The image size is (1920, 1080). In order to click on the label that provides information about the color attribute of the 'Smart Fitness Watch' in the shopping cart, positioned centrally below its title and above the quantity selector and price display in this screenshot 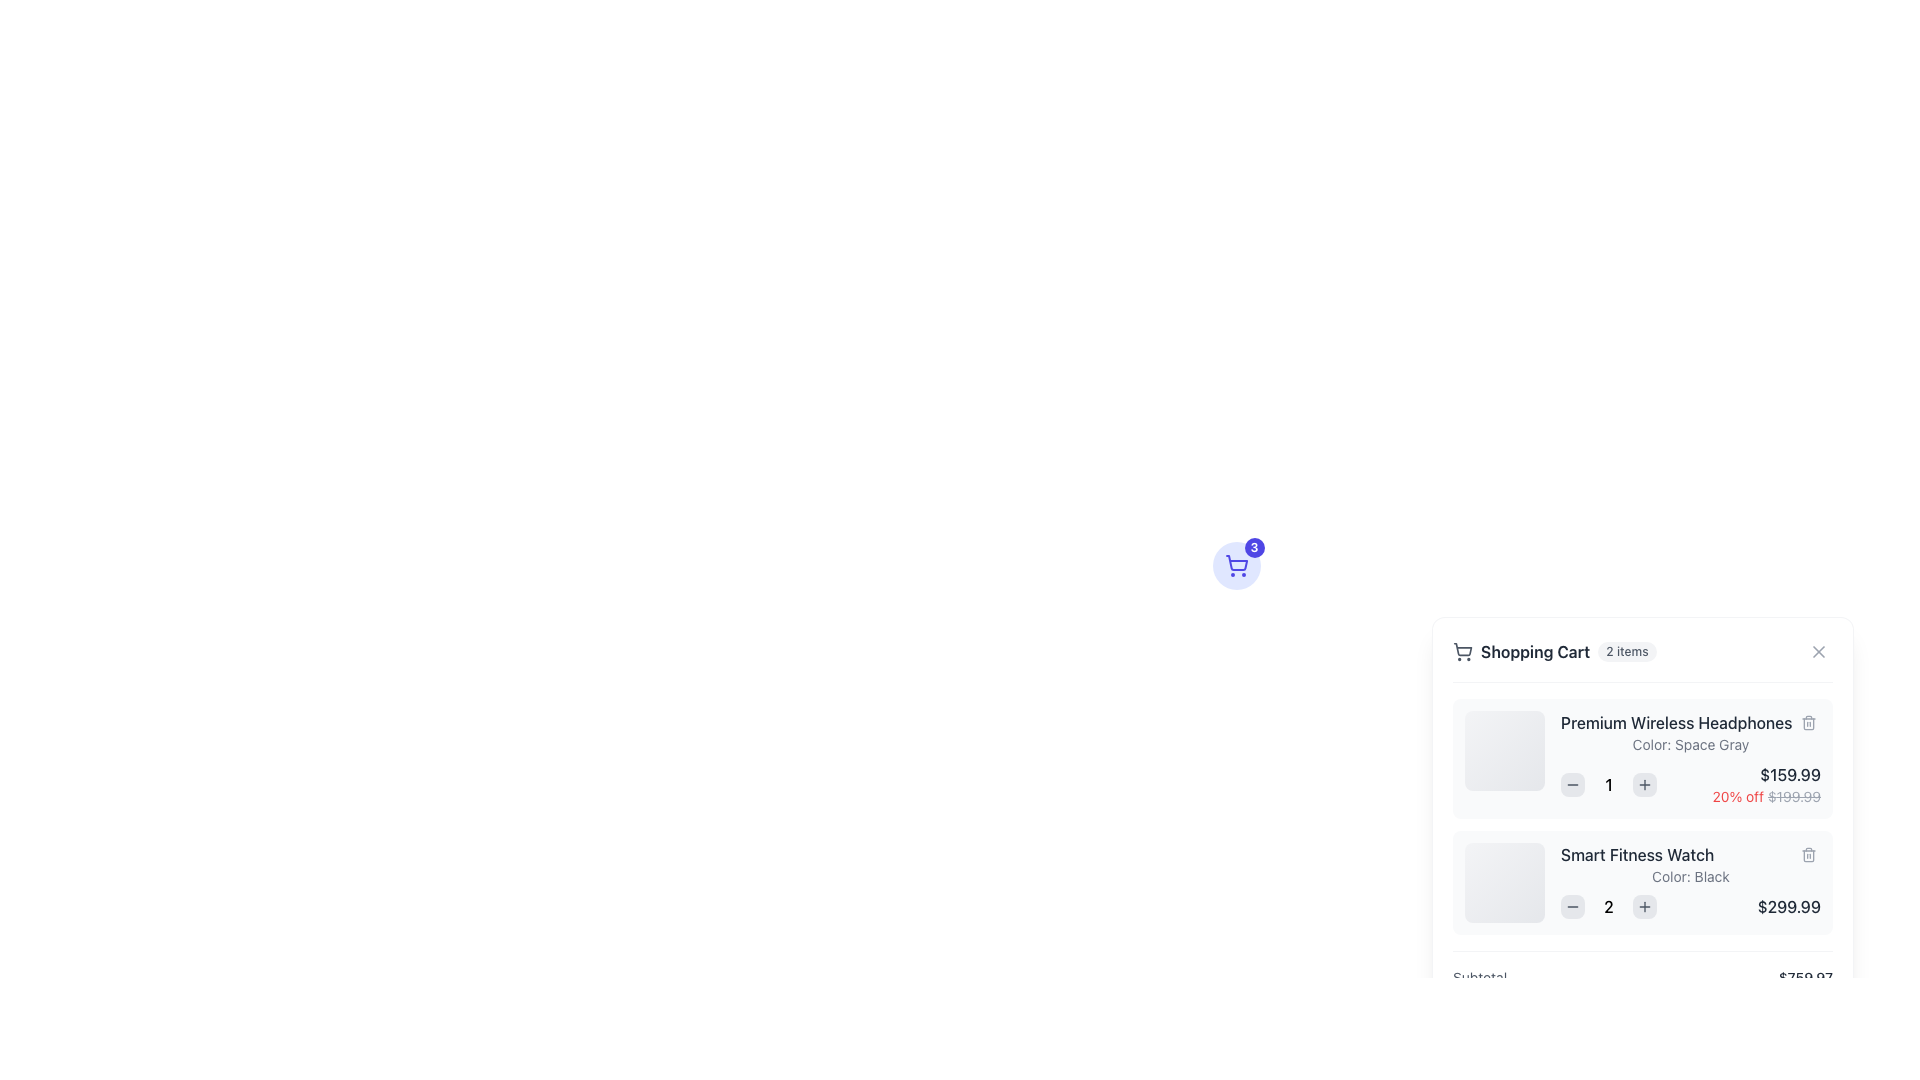, I will do `click(1689, 875)`.